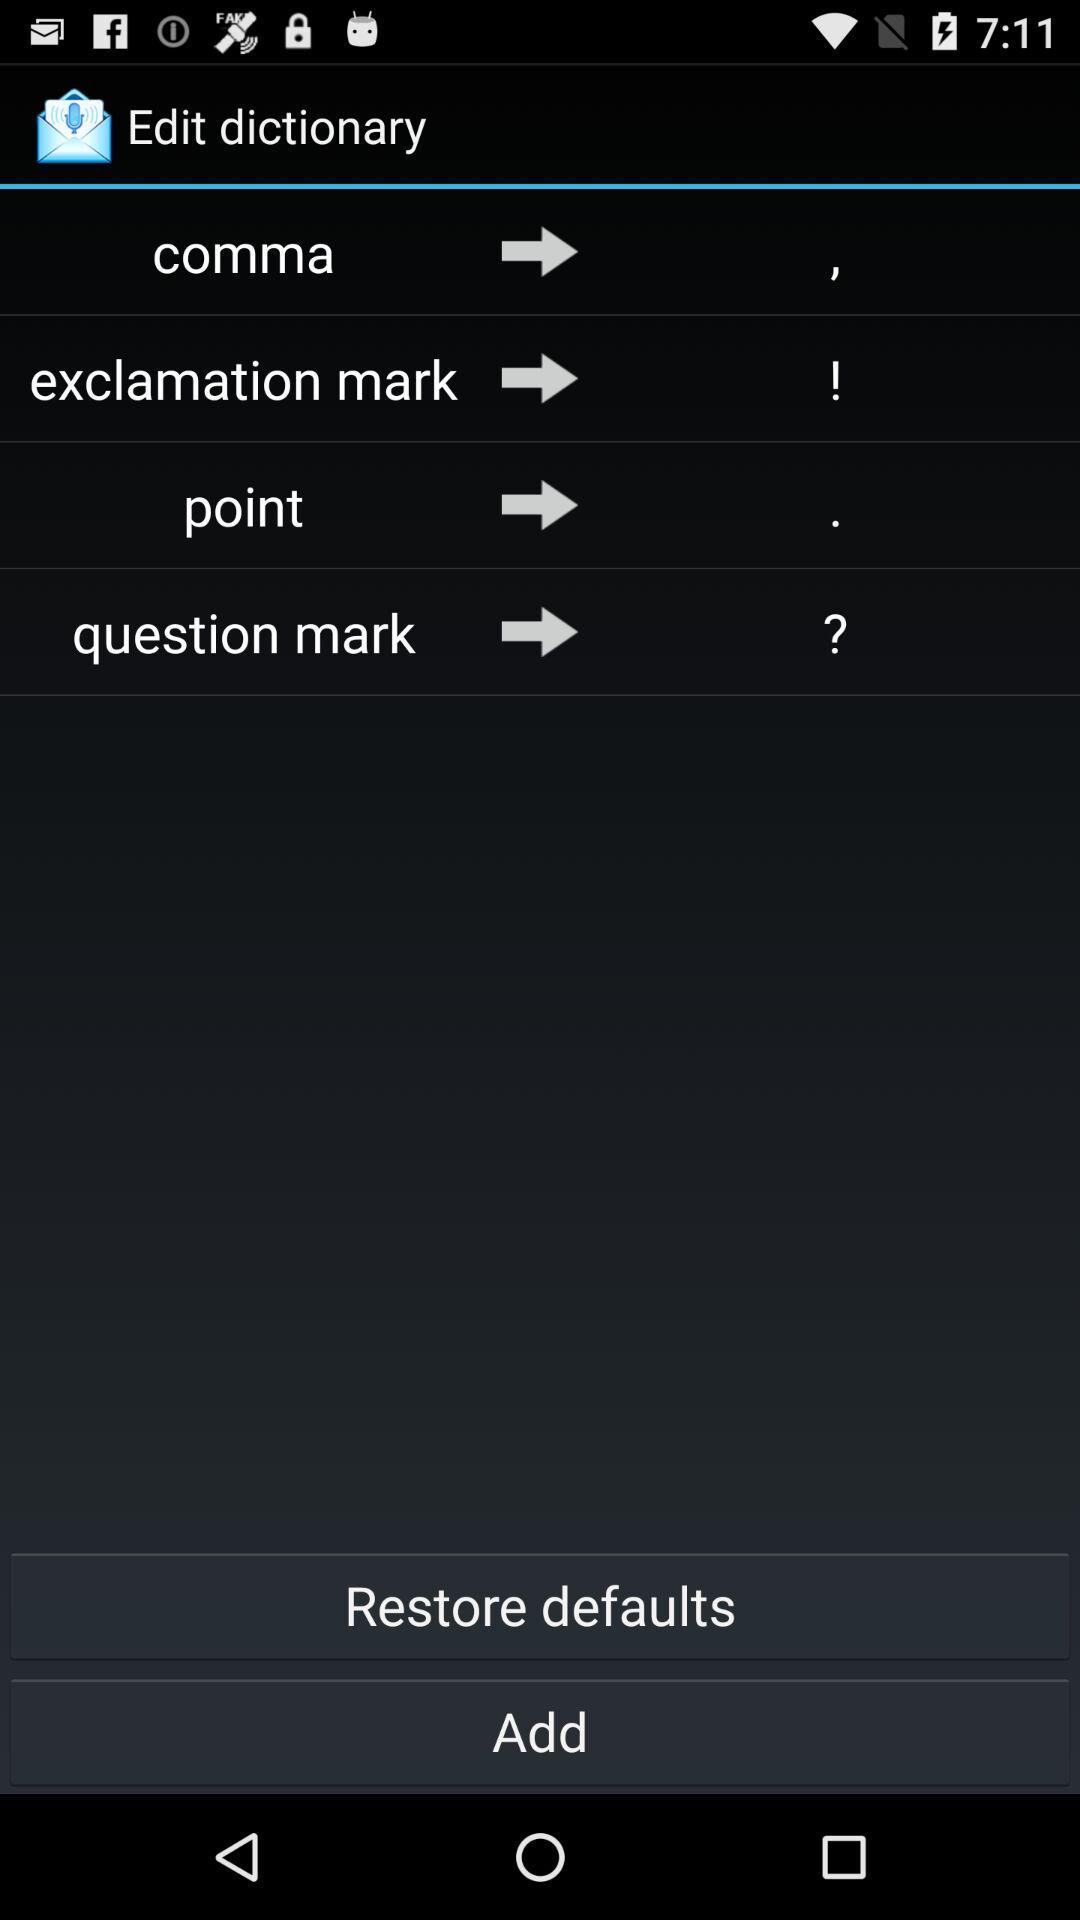 The width and height of the screenshot is (1080, 1920). What do you see at coordinates (243, 378) in the screenshot?
I see `the icon below the comma icon` at bounding box center [243, 378].